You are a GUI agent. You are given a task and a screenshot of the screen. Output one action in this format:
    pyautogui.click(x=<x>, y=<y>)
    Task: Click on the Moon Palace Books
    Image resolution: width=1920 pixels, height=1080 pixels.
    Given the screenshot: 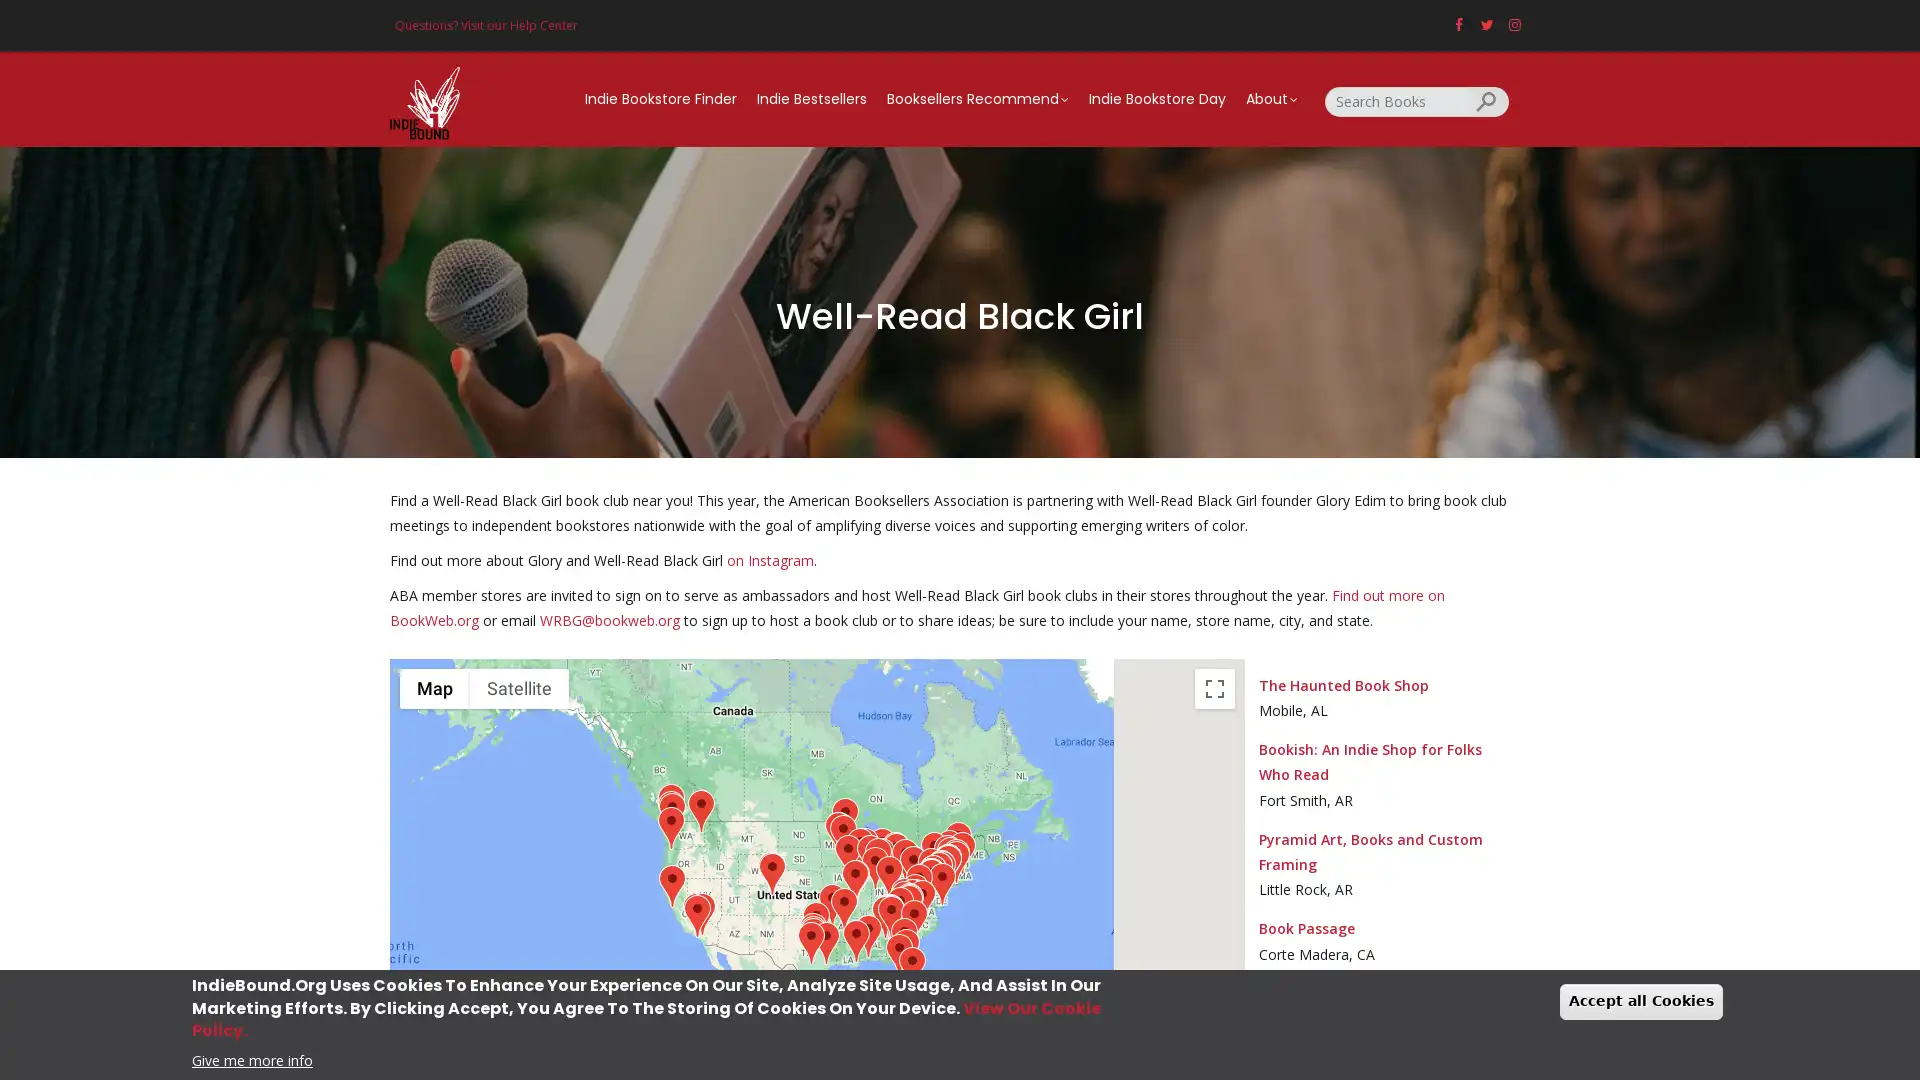 What is the action you would take?
    pyautogui.click(x=838, y=832)
    